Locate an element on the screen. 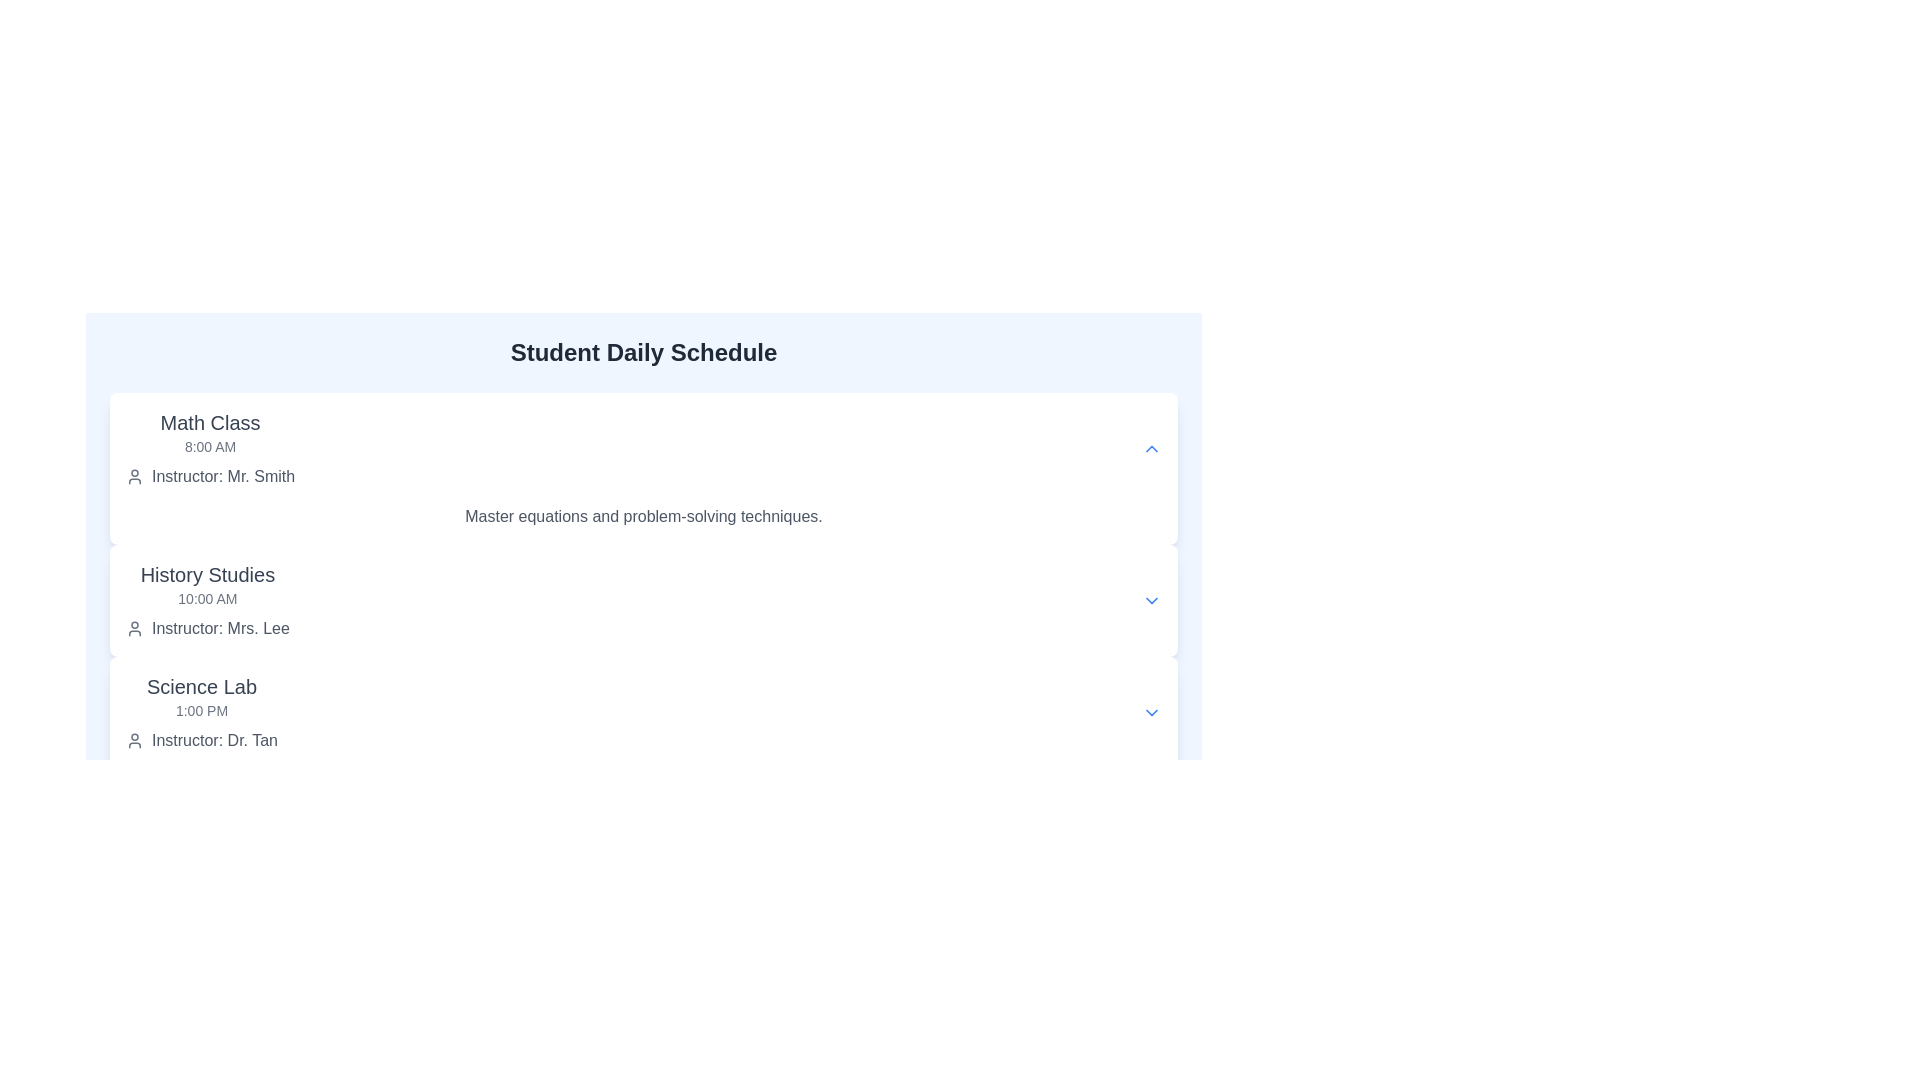 The height and width of the screenshot is (1080, 1920). the 'Science Lab' text display component in the Student Daily Schedule is located at coordinates (201, 712).